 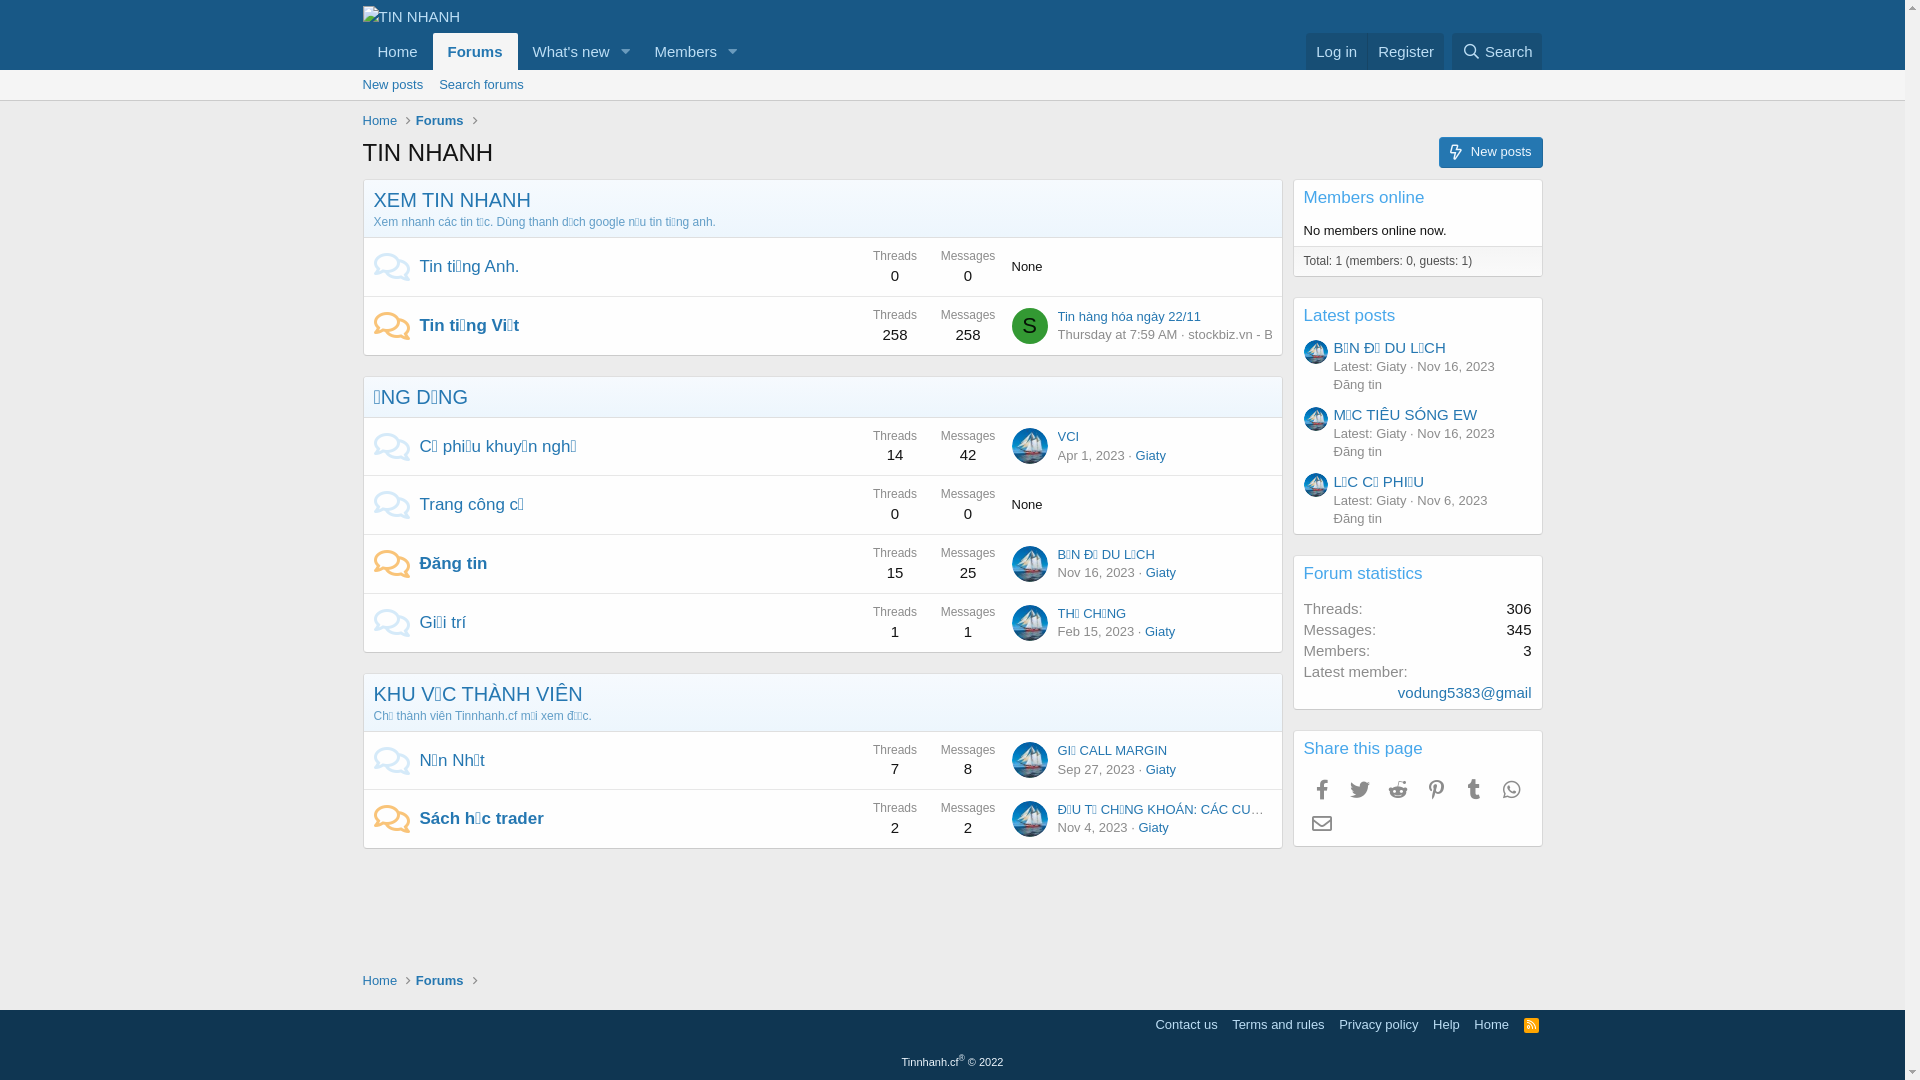 I want to click on 'New posts', so click(x=392, y=83).